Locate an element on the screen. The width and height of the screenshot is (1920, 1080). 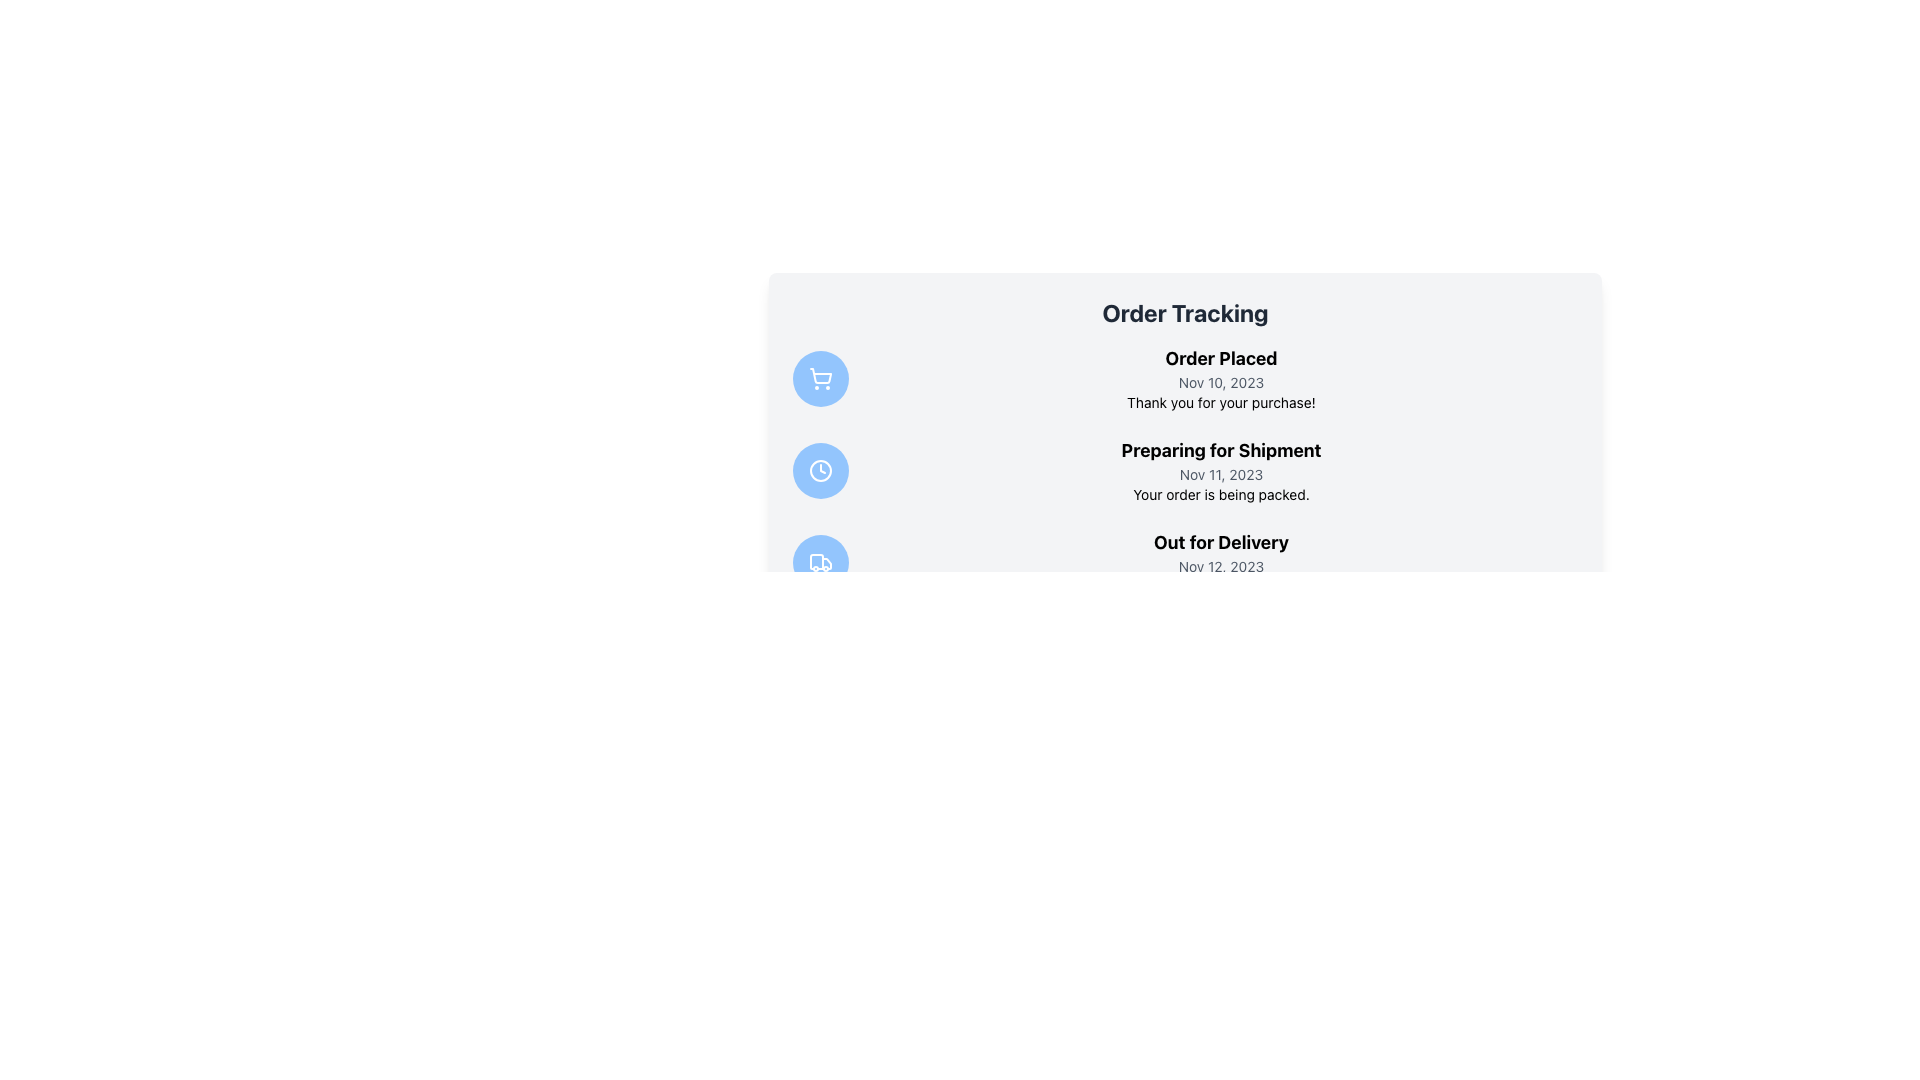
the Notification block indicating the order was placed on 'Nov 10, 2023' and thanking the user, which is the first entry in the order tracking list is located at coordinates (1185, 378).